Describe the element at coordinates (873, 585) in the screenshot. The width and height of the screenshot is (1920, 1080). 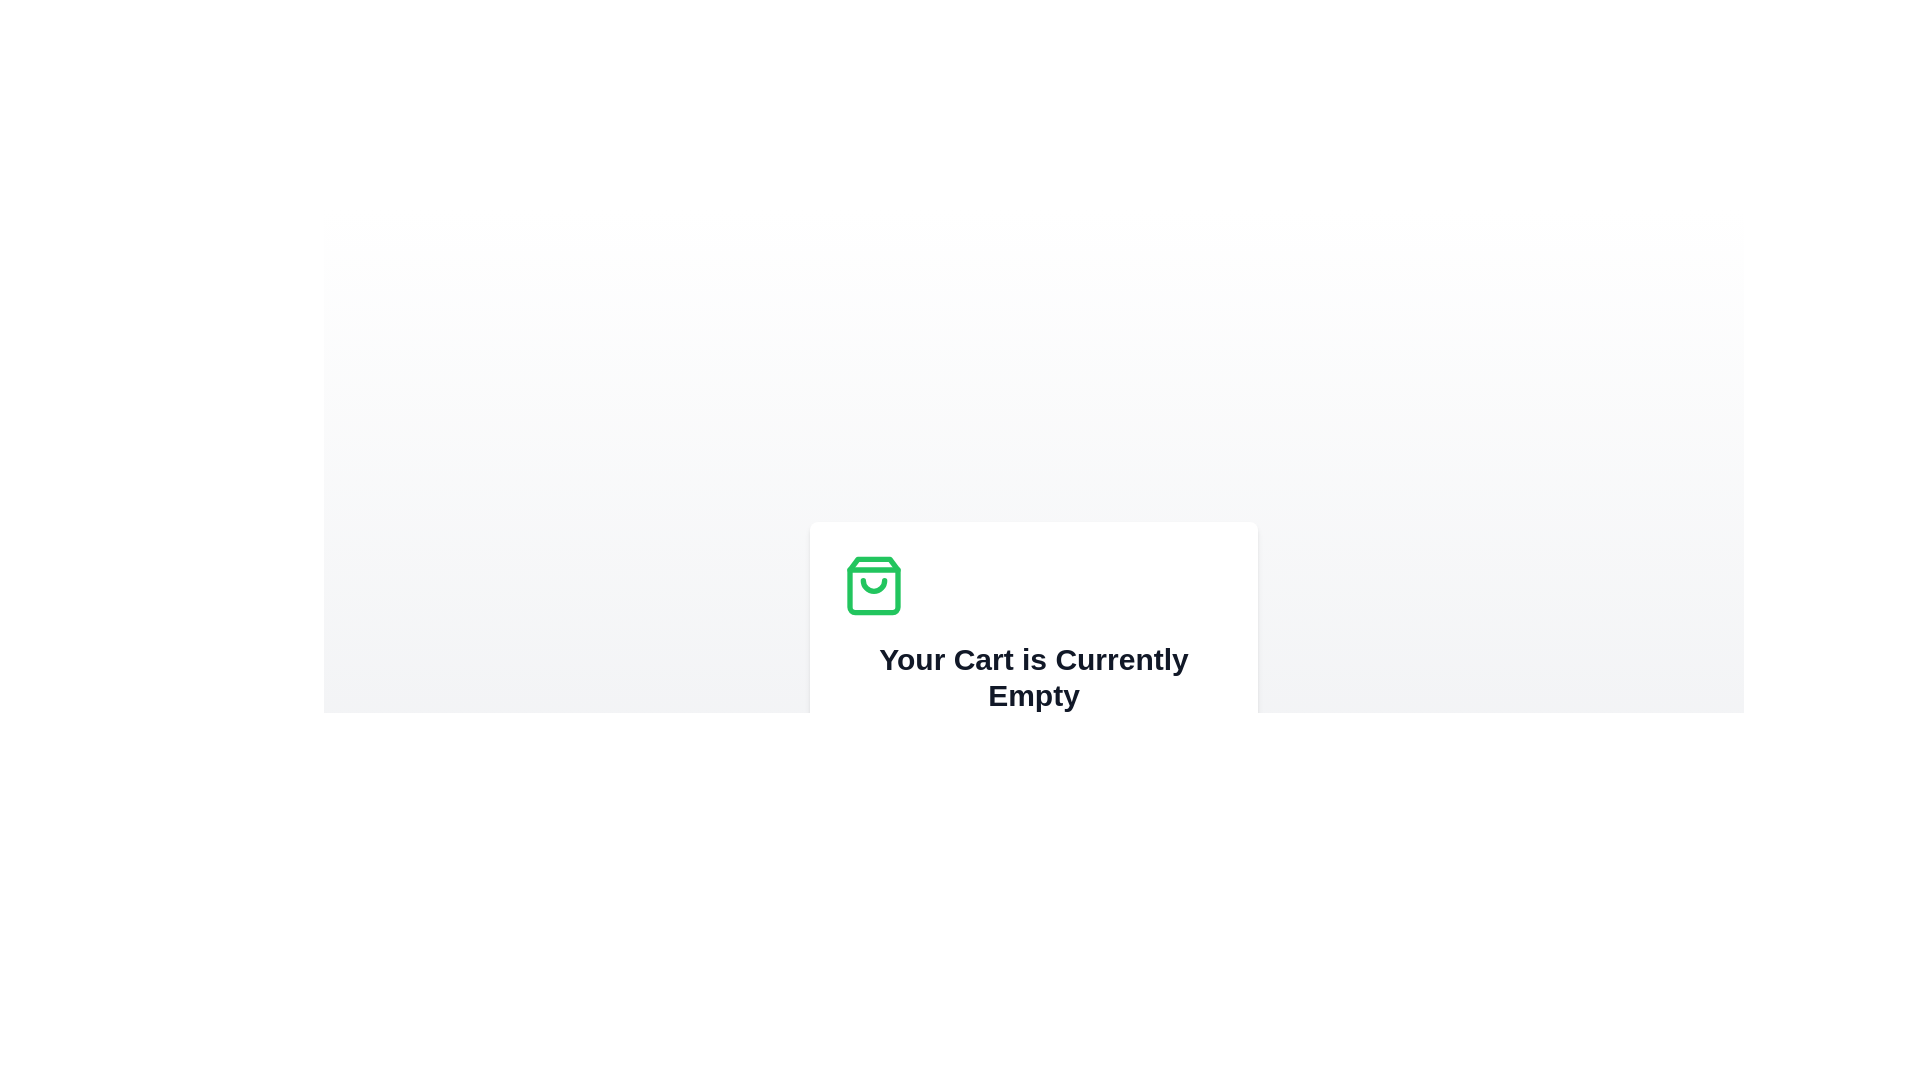
I see `the shopping cart icon that represents an empty cart, located above the message 'Your Cart is Currently Empty.'` at that location.